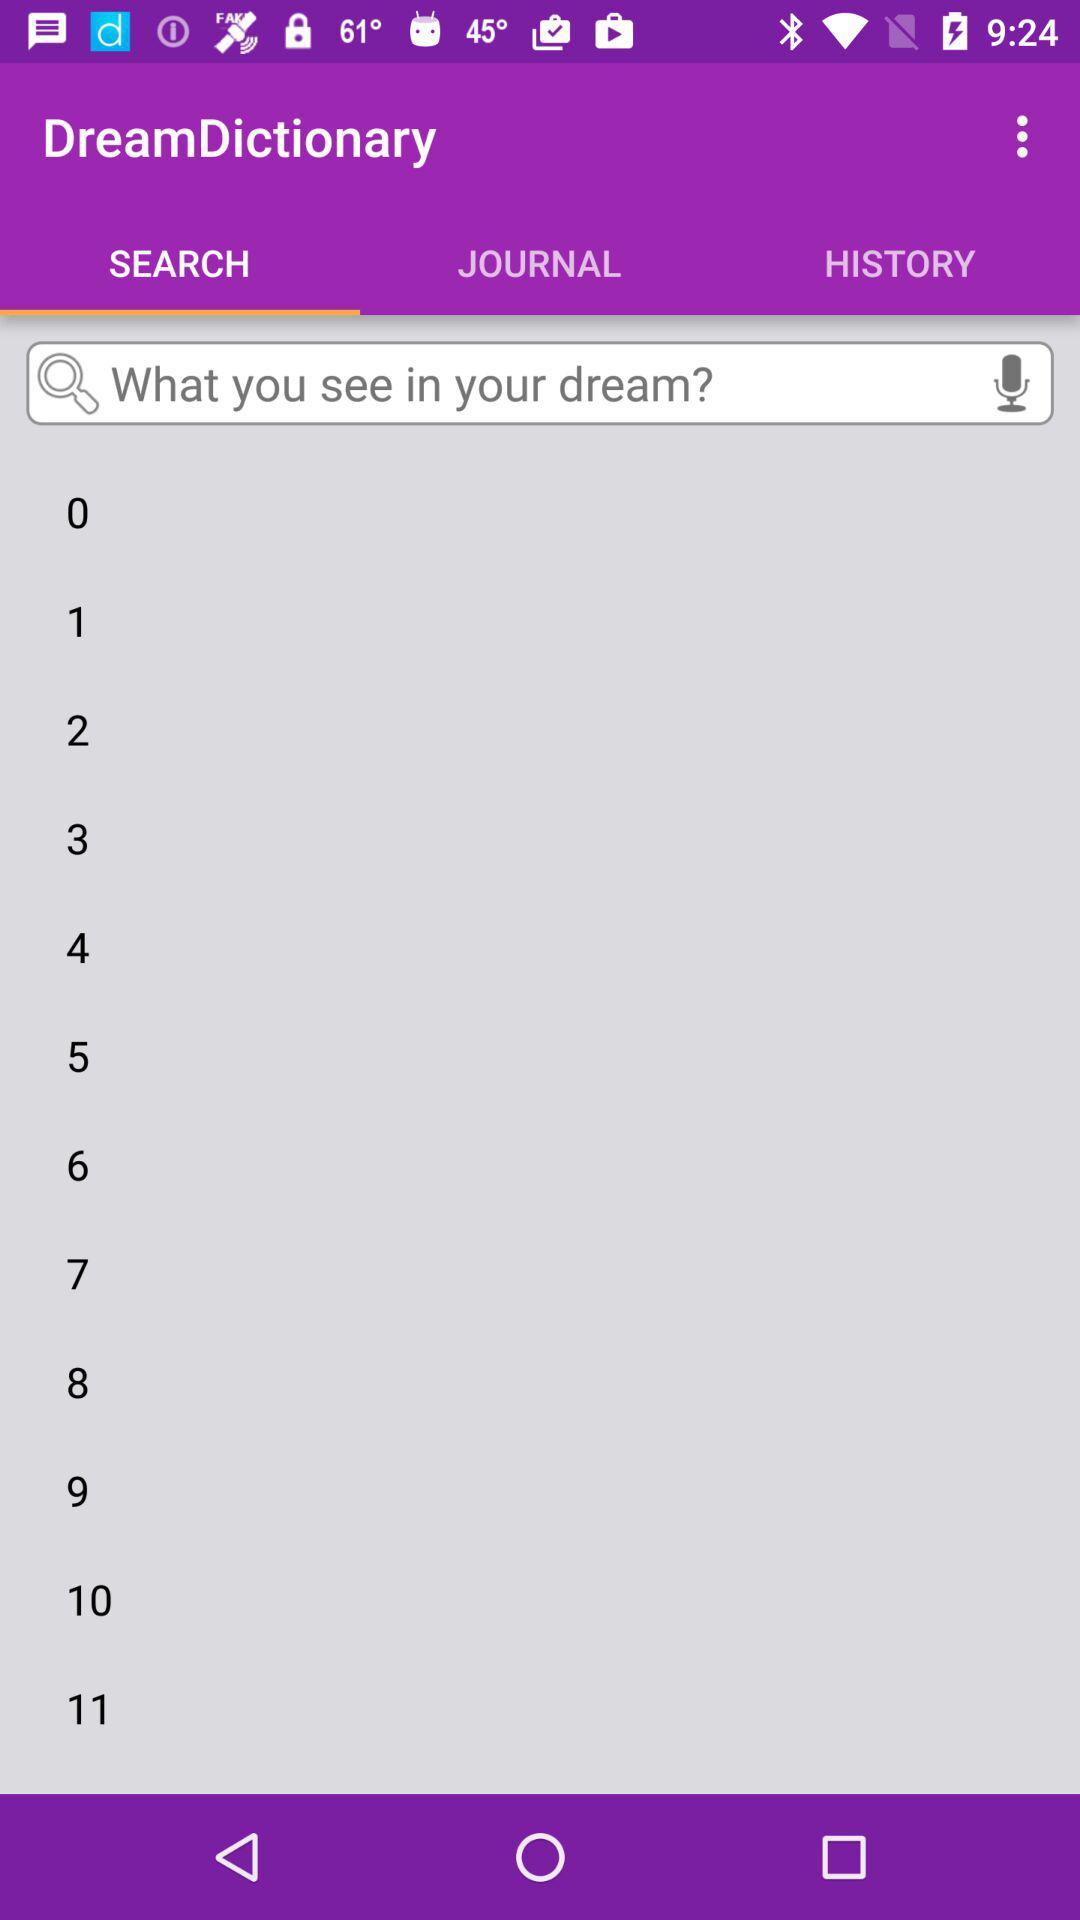 Image resolution: width=1080 pixels, height=1920 pixels. Describe the element at coordinates (1027, 135) in the screenshot. I see `the item to the right of dreamdictionary app` at that location.